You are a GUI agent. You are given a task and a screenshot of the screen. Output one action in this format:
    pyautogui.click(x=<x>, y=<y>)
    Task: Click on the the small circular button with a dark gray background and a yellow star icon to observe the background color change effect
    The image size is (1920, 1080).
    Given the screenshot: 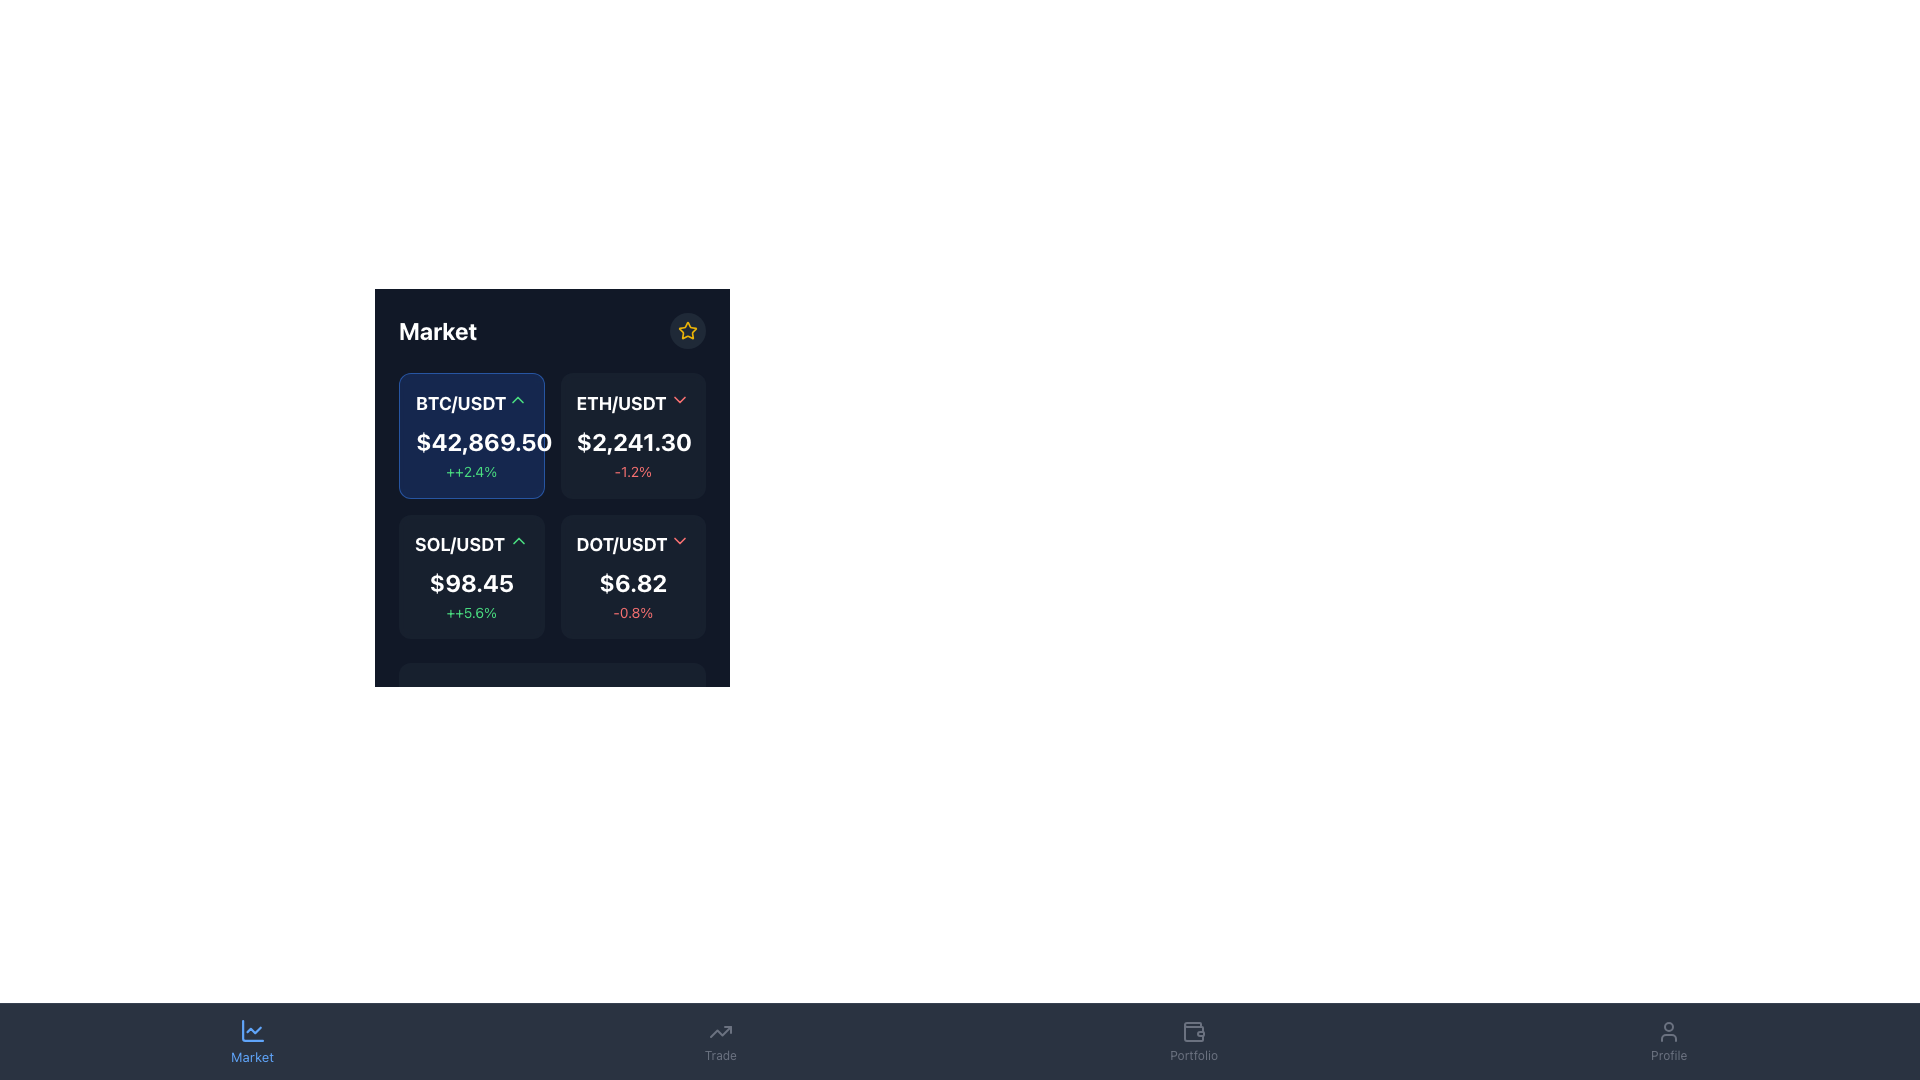 What is the action you would take?
    pyautogui.click(x=687, y=330)
    